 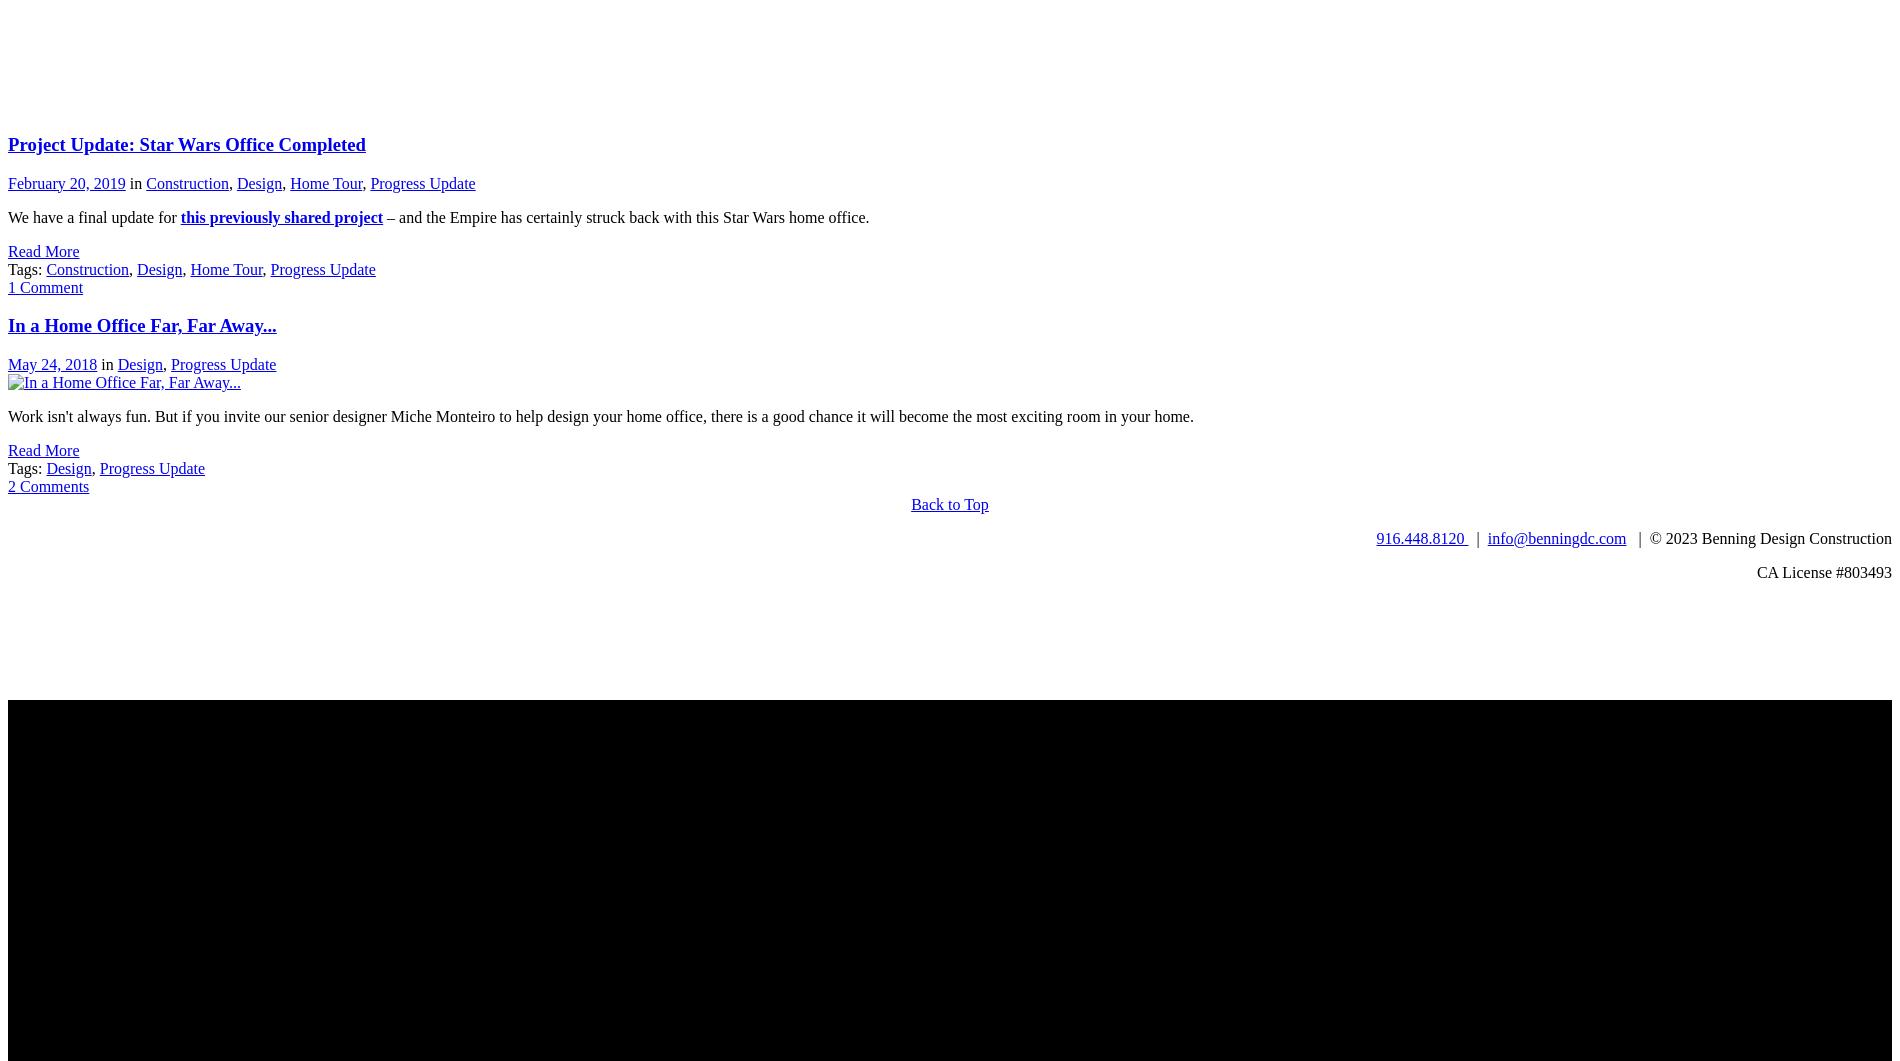 What do you see at coordinates (186, 143) in the screenshot?
I see `'Project Update: Star Wars Office Completed'` at bounding box center [186, 143].